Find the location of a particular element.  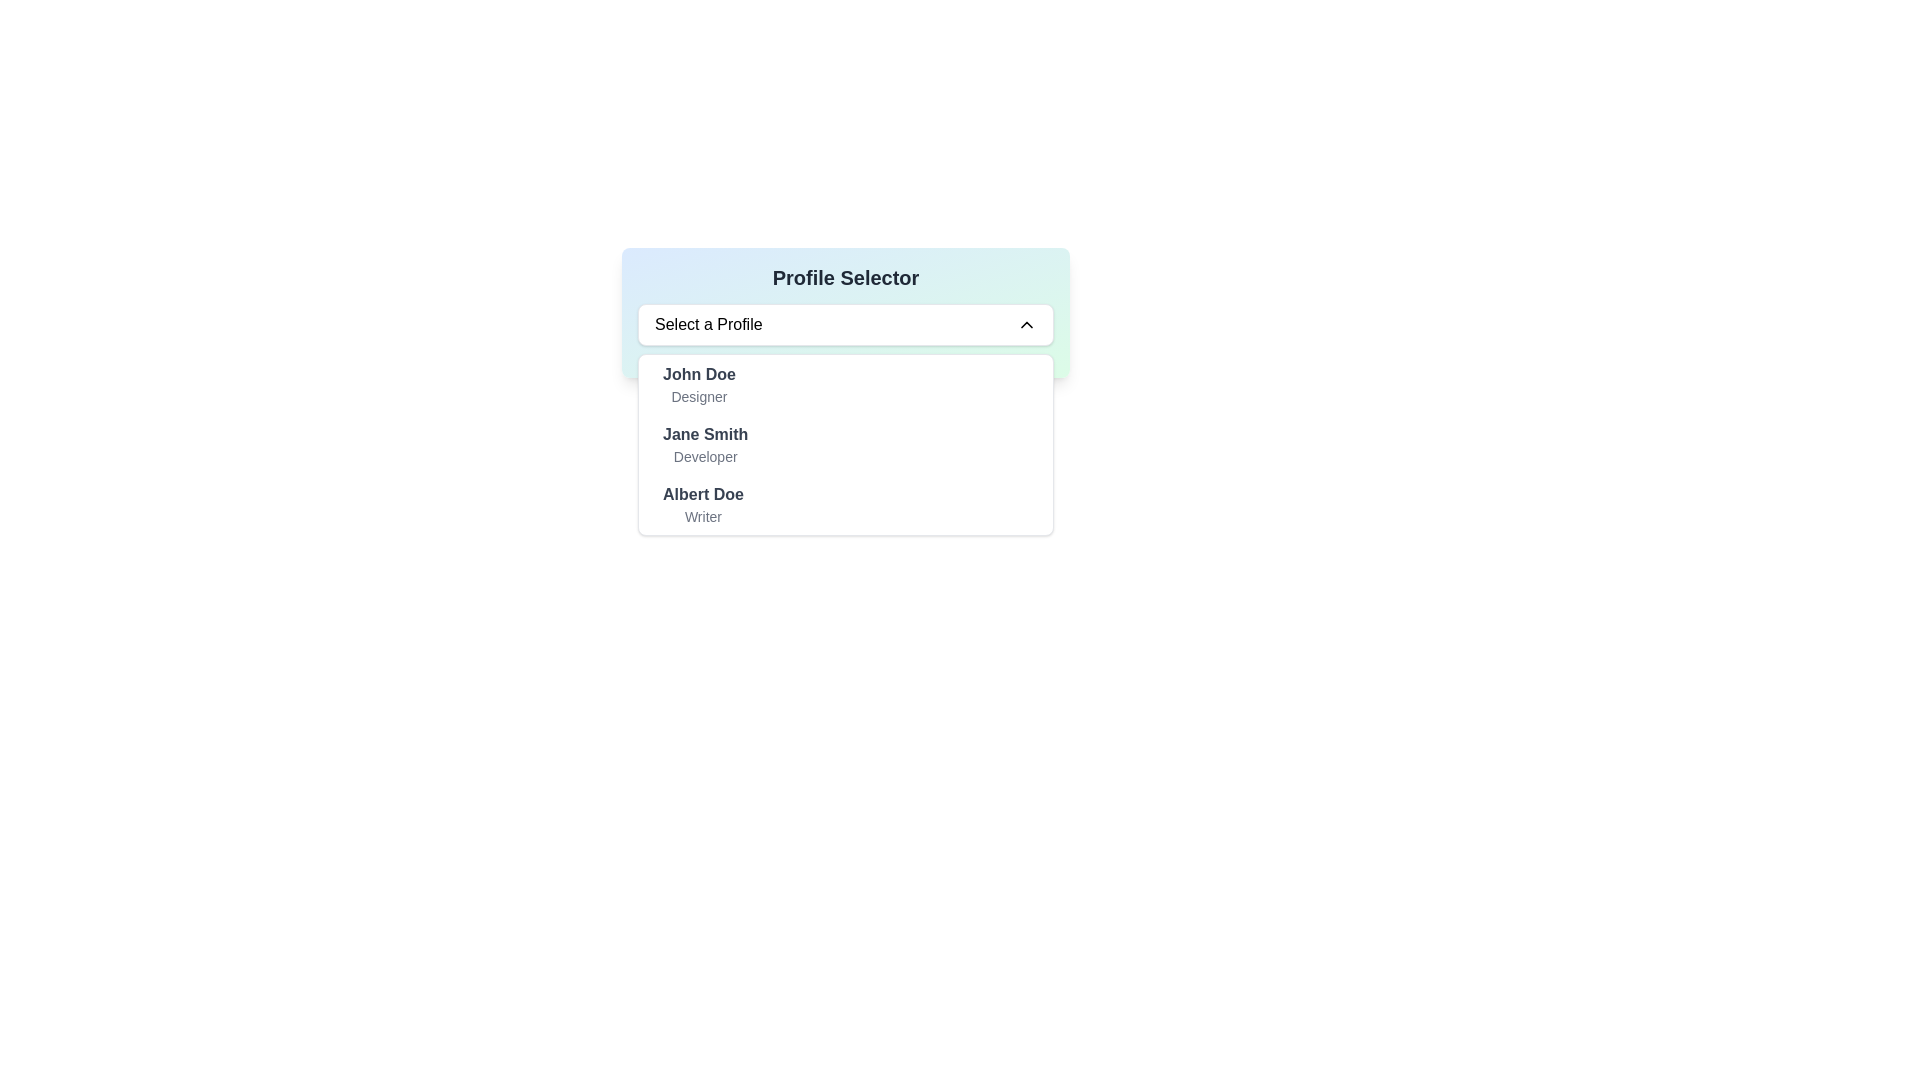

the selectable list item for Albert Doe, the third option in the dropdown menu is located at coordinates (845, 504).